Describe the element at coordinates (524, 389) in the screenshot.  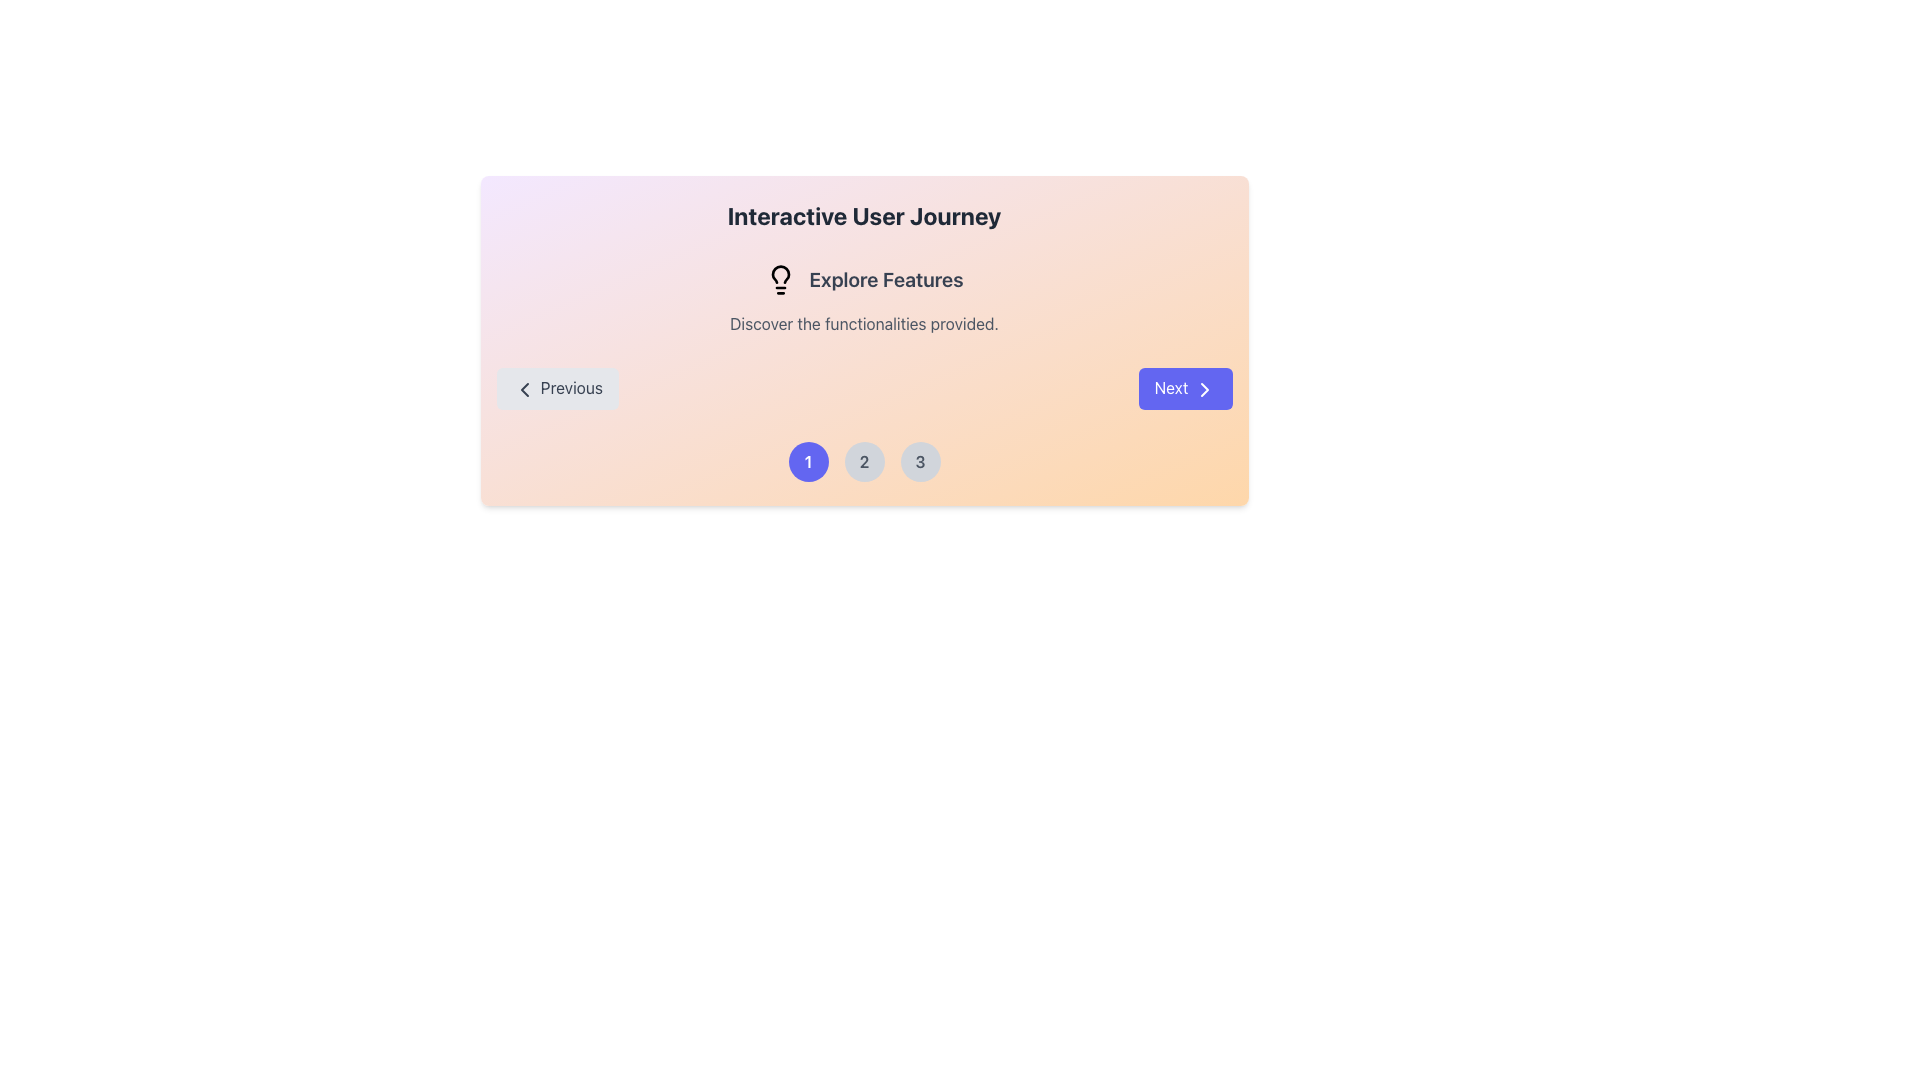
I see `the left-pointing chevron icon inside the 'Previous' button` at that location.